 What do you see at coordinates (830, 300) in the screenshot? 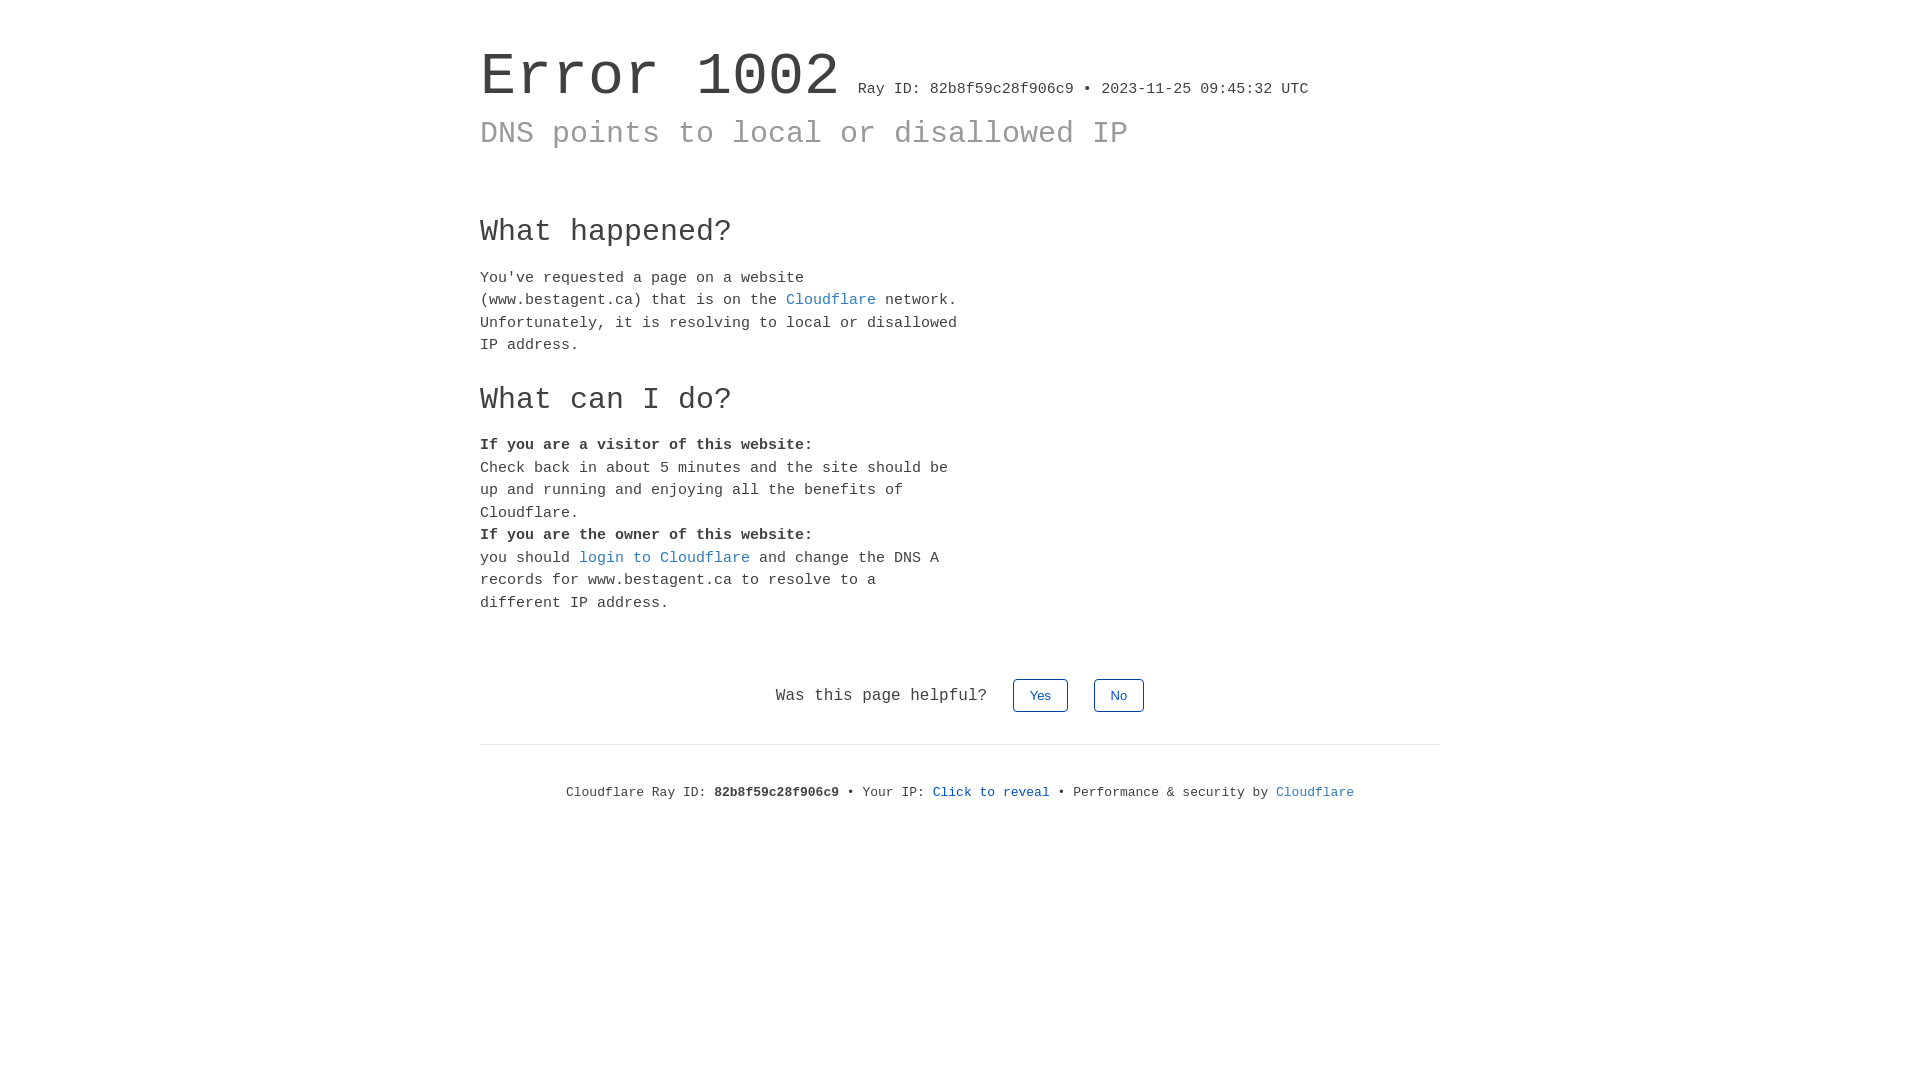
I see `'Cloudflare'` at bounding box center [830, 300].